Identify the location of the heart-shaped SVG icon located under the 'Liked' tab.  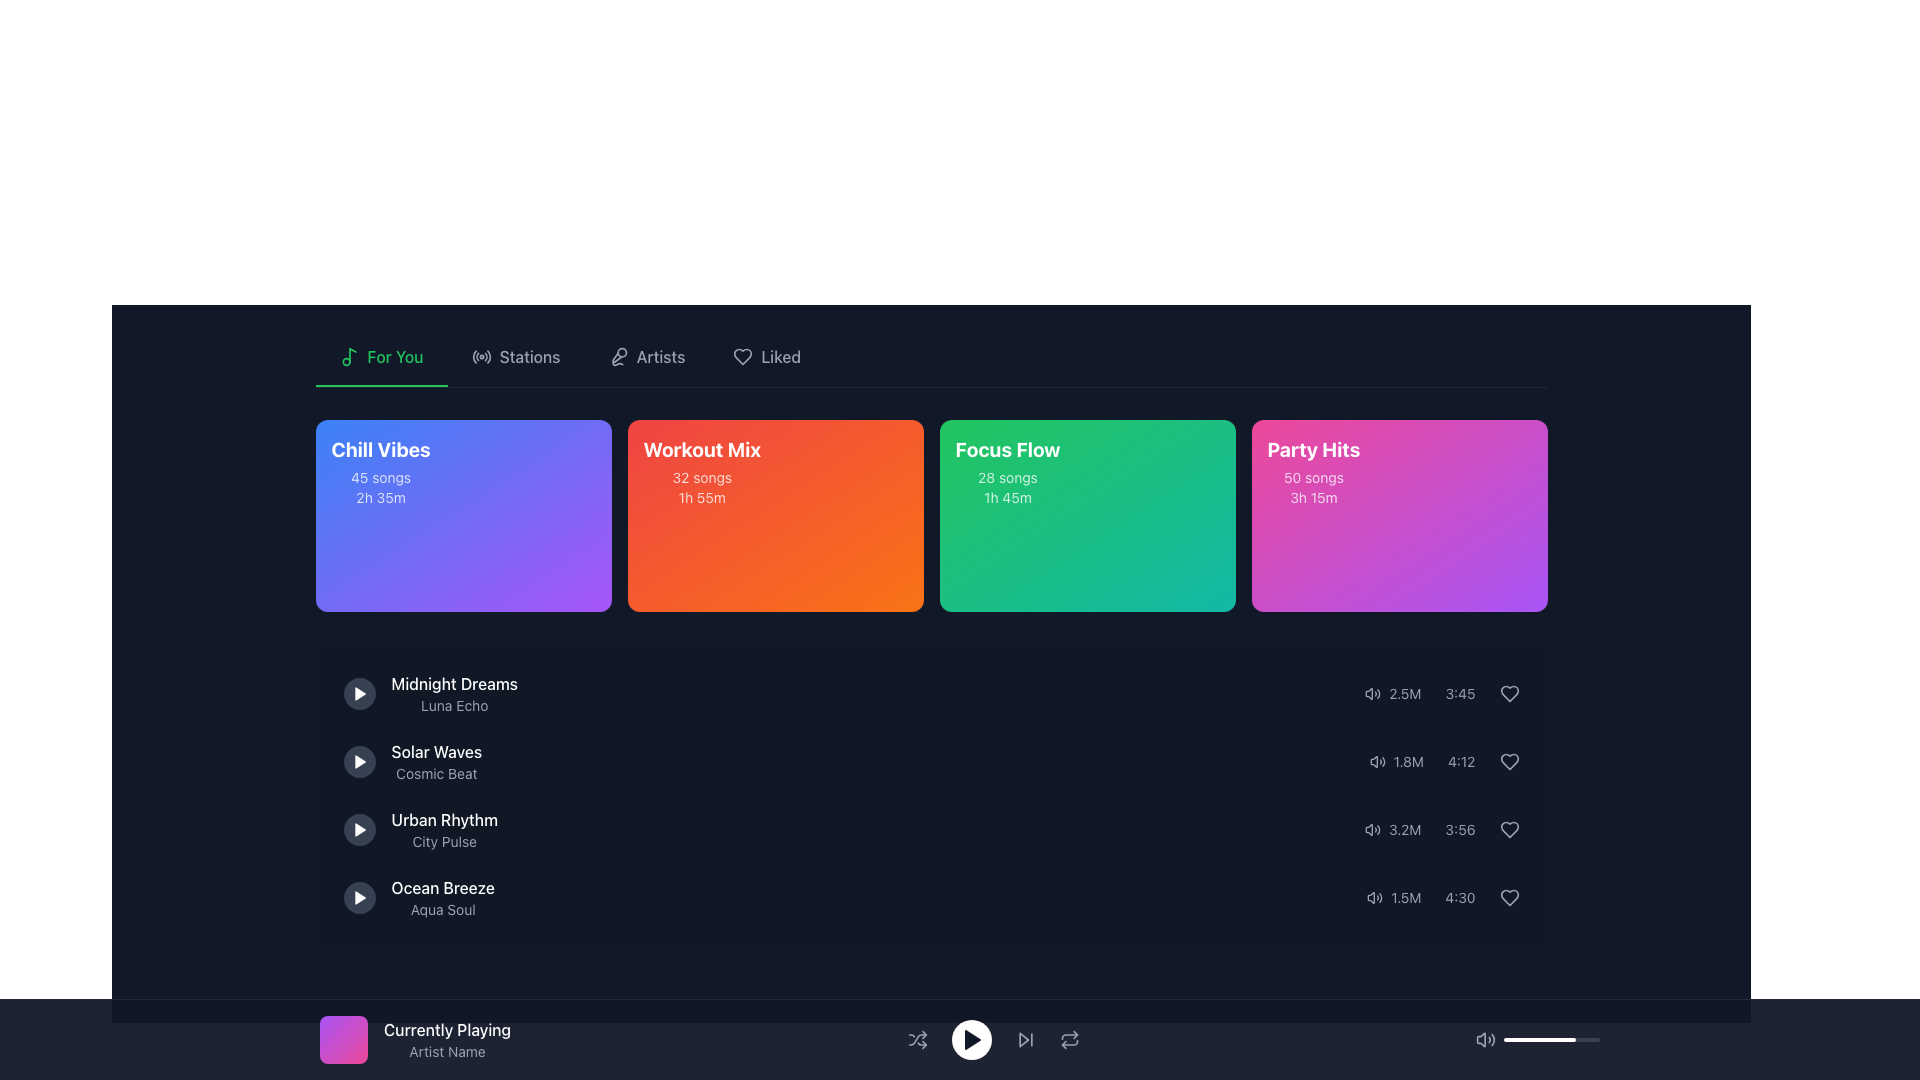
(742, 356).